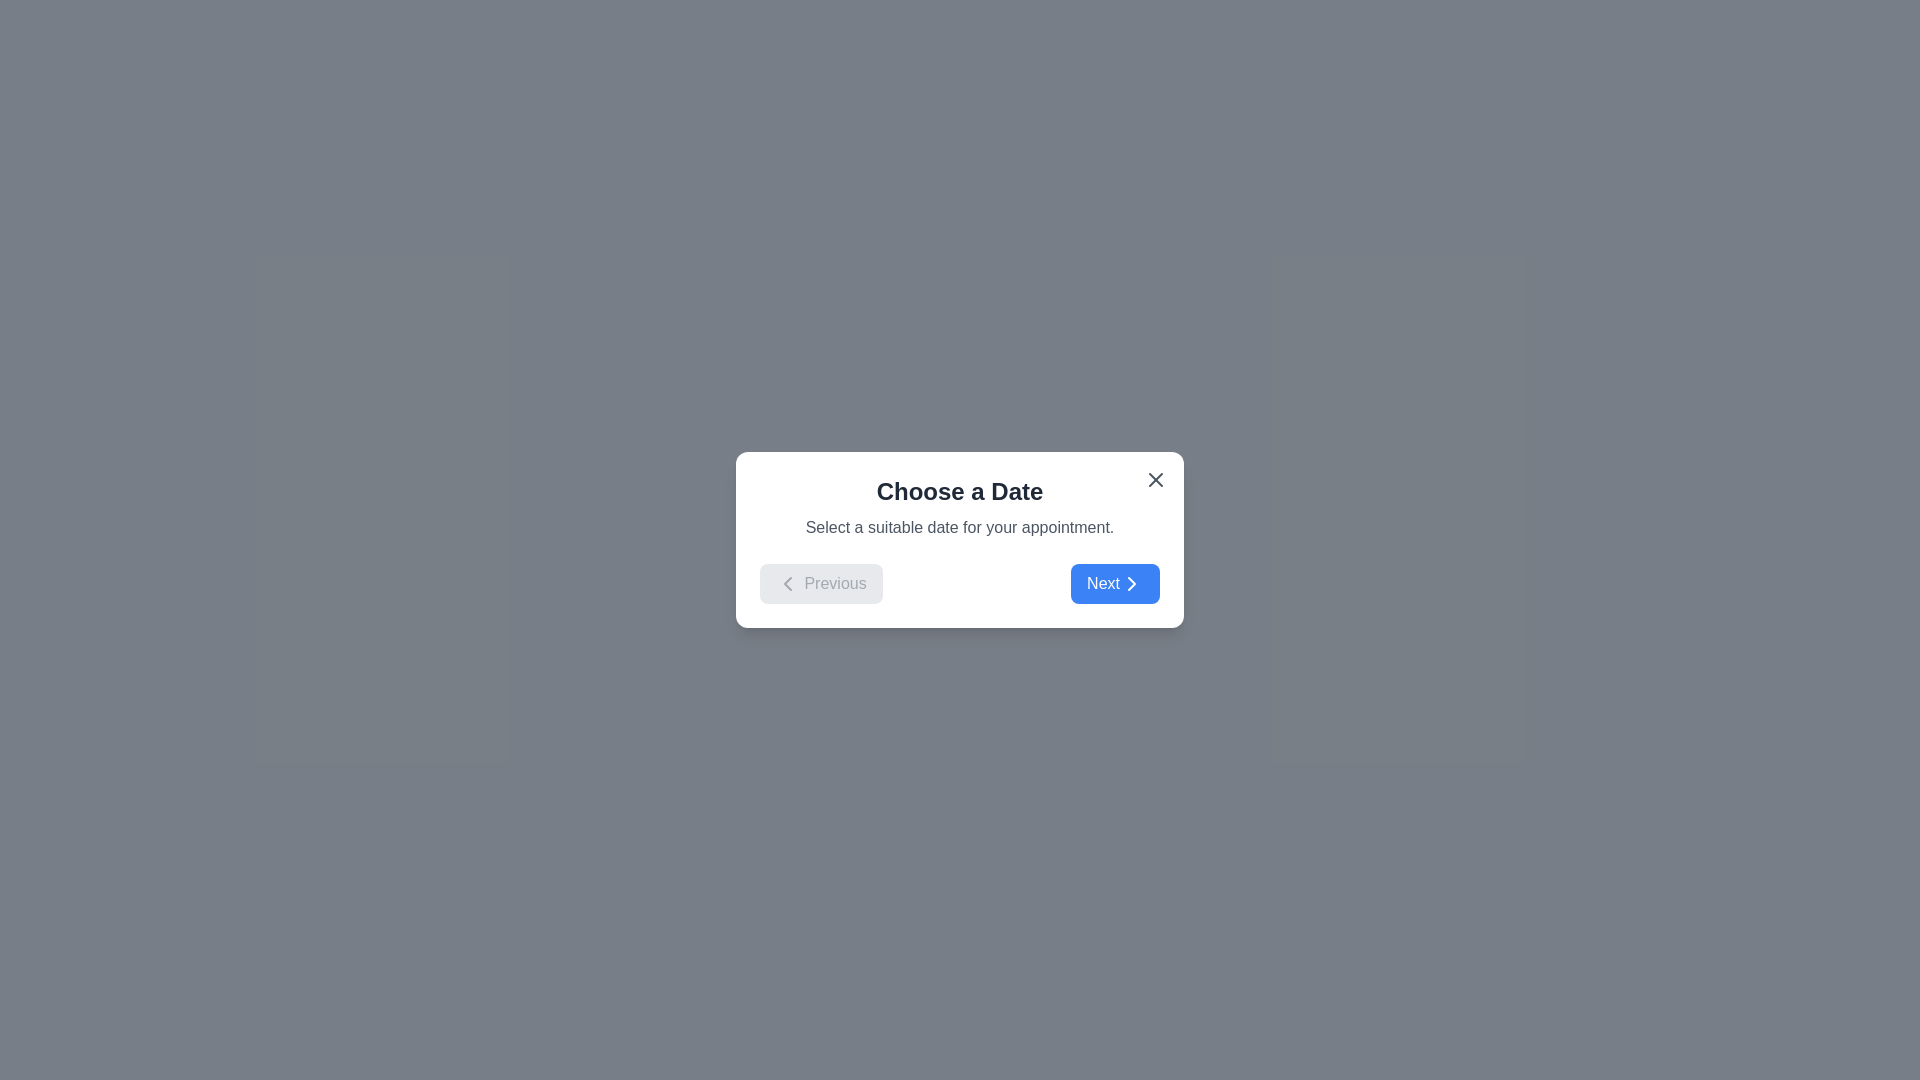 This screenshot has width=1920, height=1080. I want to click on the 'Next' button with a blue background and white text, which has rounded edges and an arrow icon on its right side, so click(1114, 583).